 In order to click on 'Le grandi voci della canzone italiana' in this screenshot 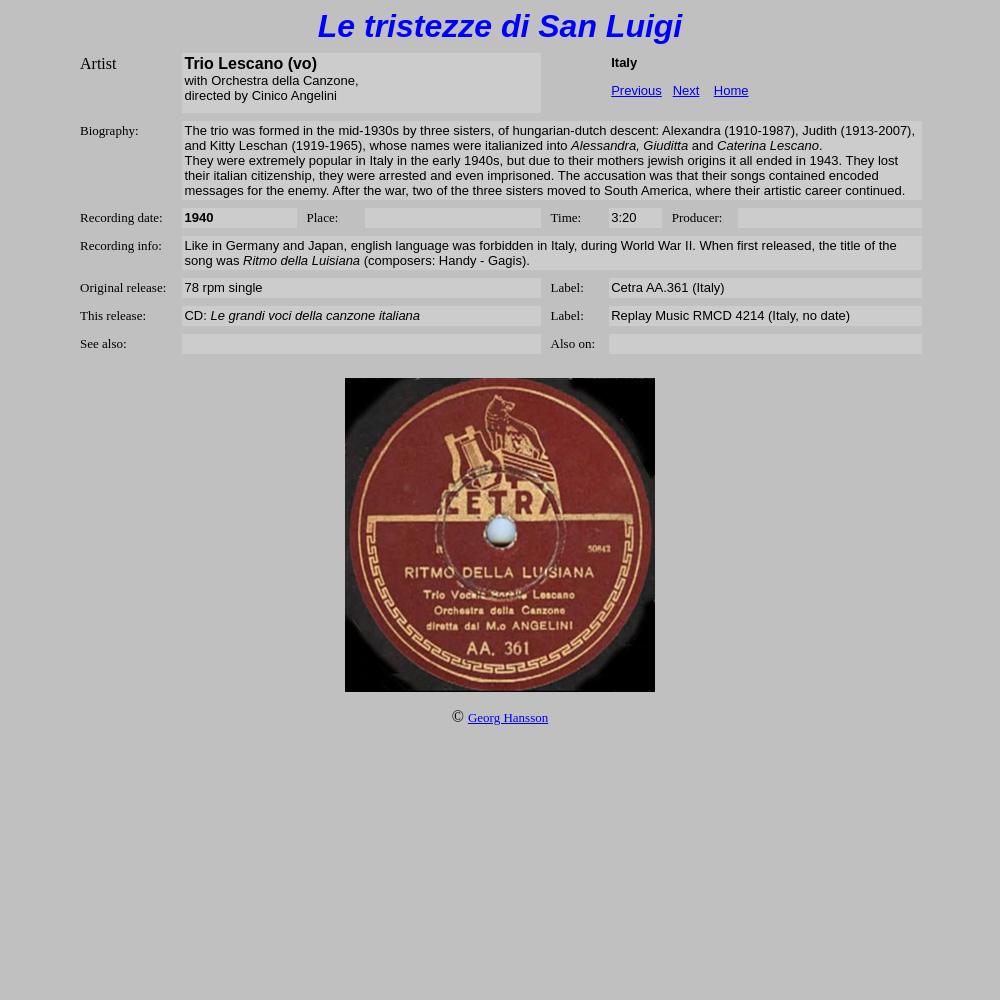, I will do `click(209, 314)`.